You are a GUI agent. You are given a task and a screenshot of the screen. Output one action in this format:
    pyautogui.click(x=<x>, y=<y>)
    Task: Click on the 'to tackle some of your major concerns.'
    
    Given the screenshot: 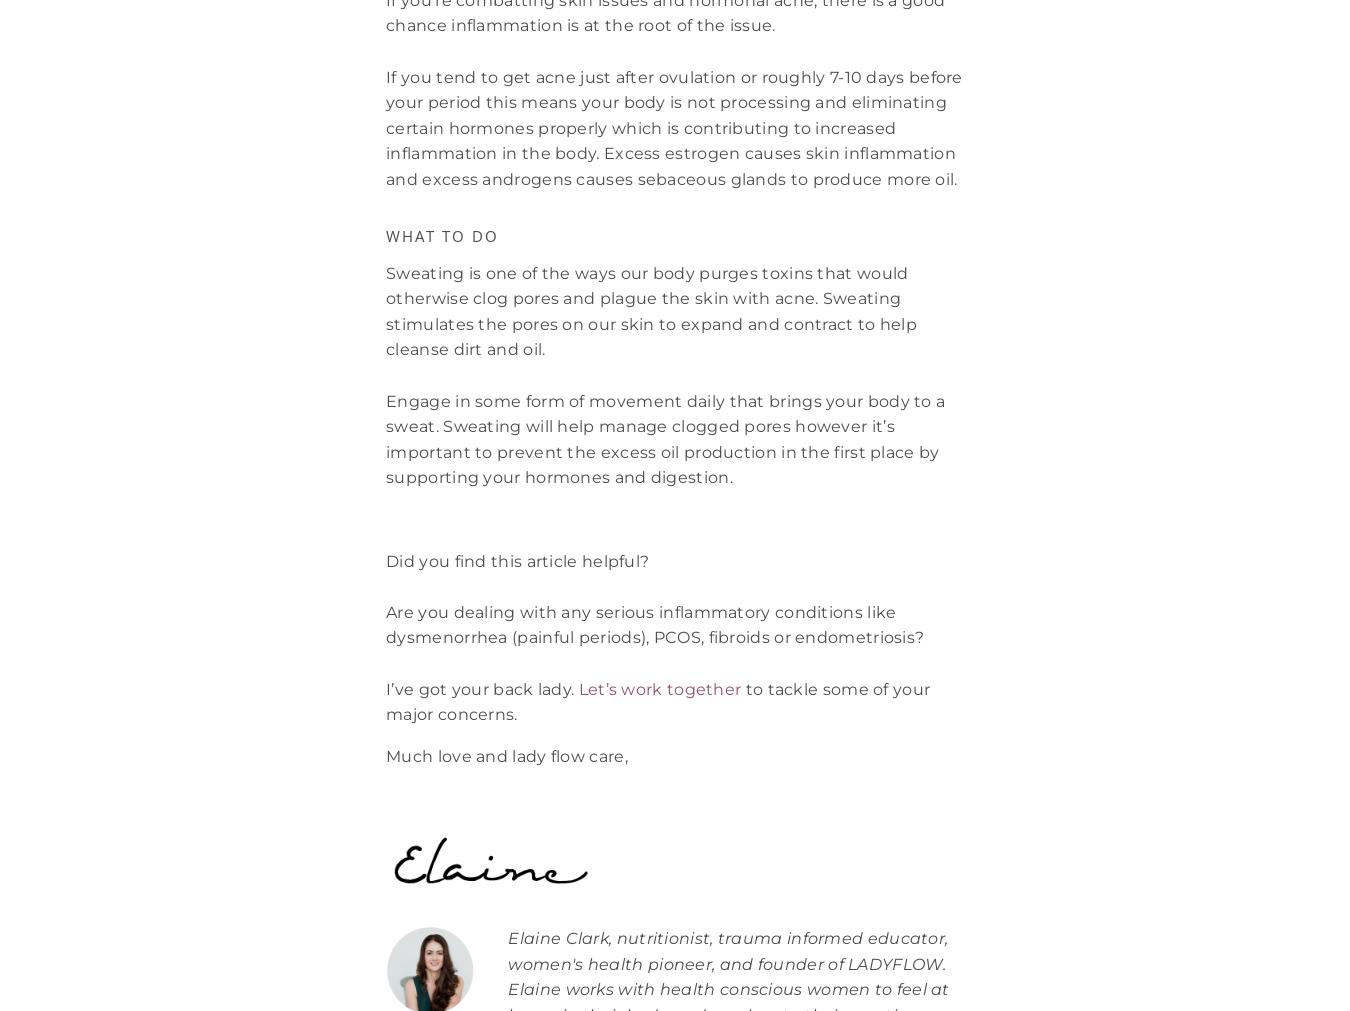 What is the action you would take?
    pyautogui.click(x=385, y=700)
    